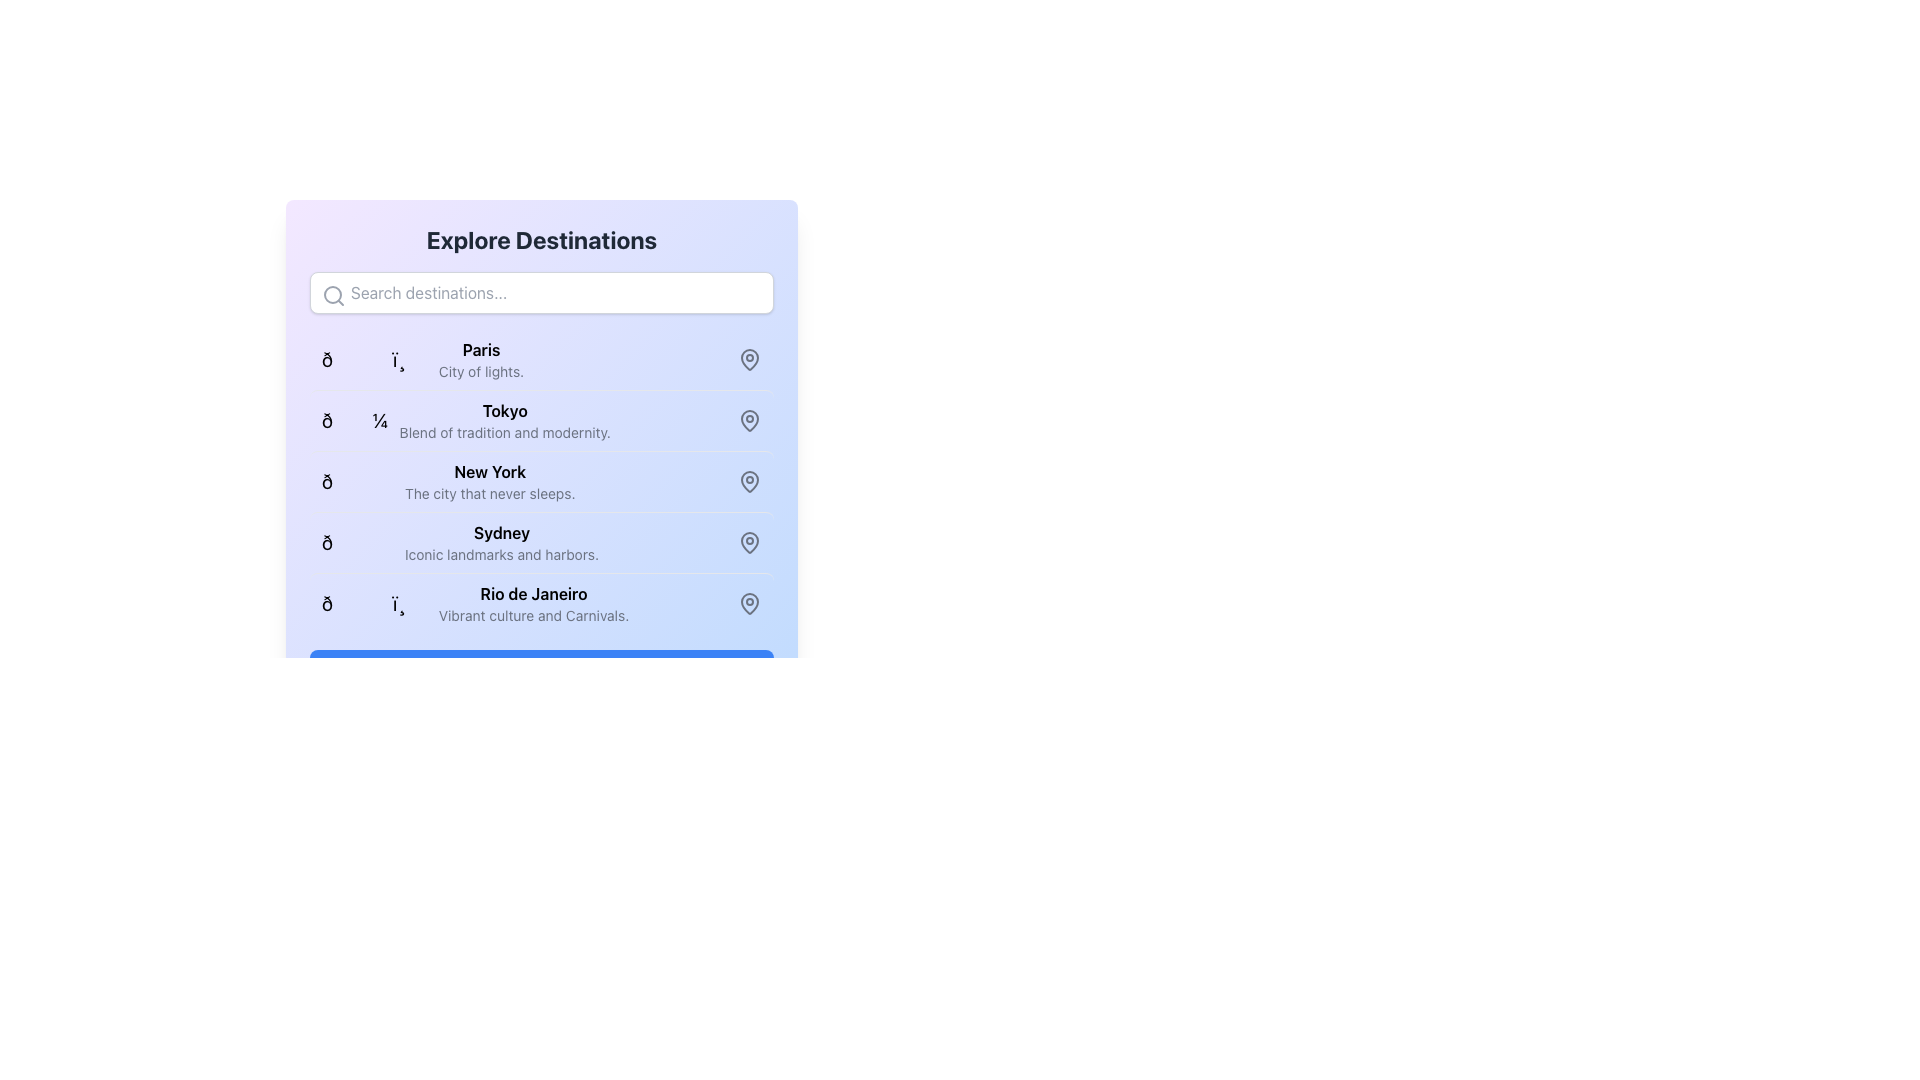 The width and height of the screenshot is (1920, 1080). I want to click on the building emoji icon located to the left of the text 'Paris' in the 'Explore Destinations' interface, which is the first element in the list view, so click(374, 358).